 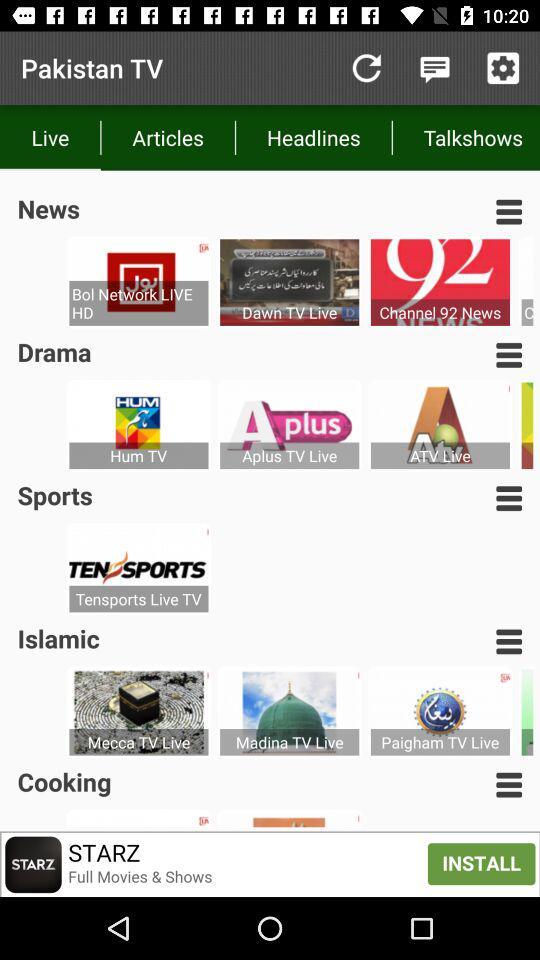 I want to click on atv live item, so click(x=440, y=455).